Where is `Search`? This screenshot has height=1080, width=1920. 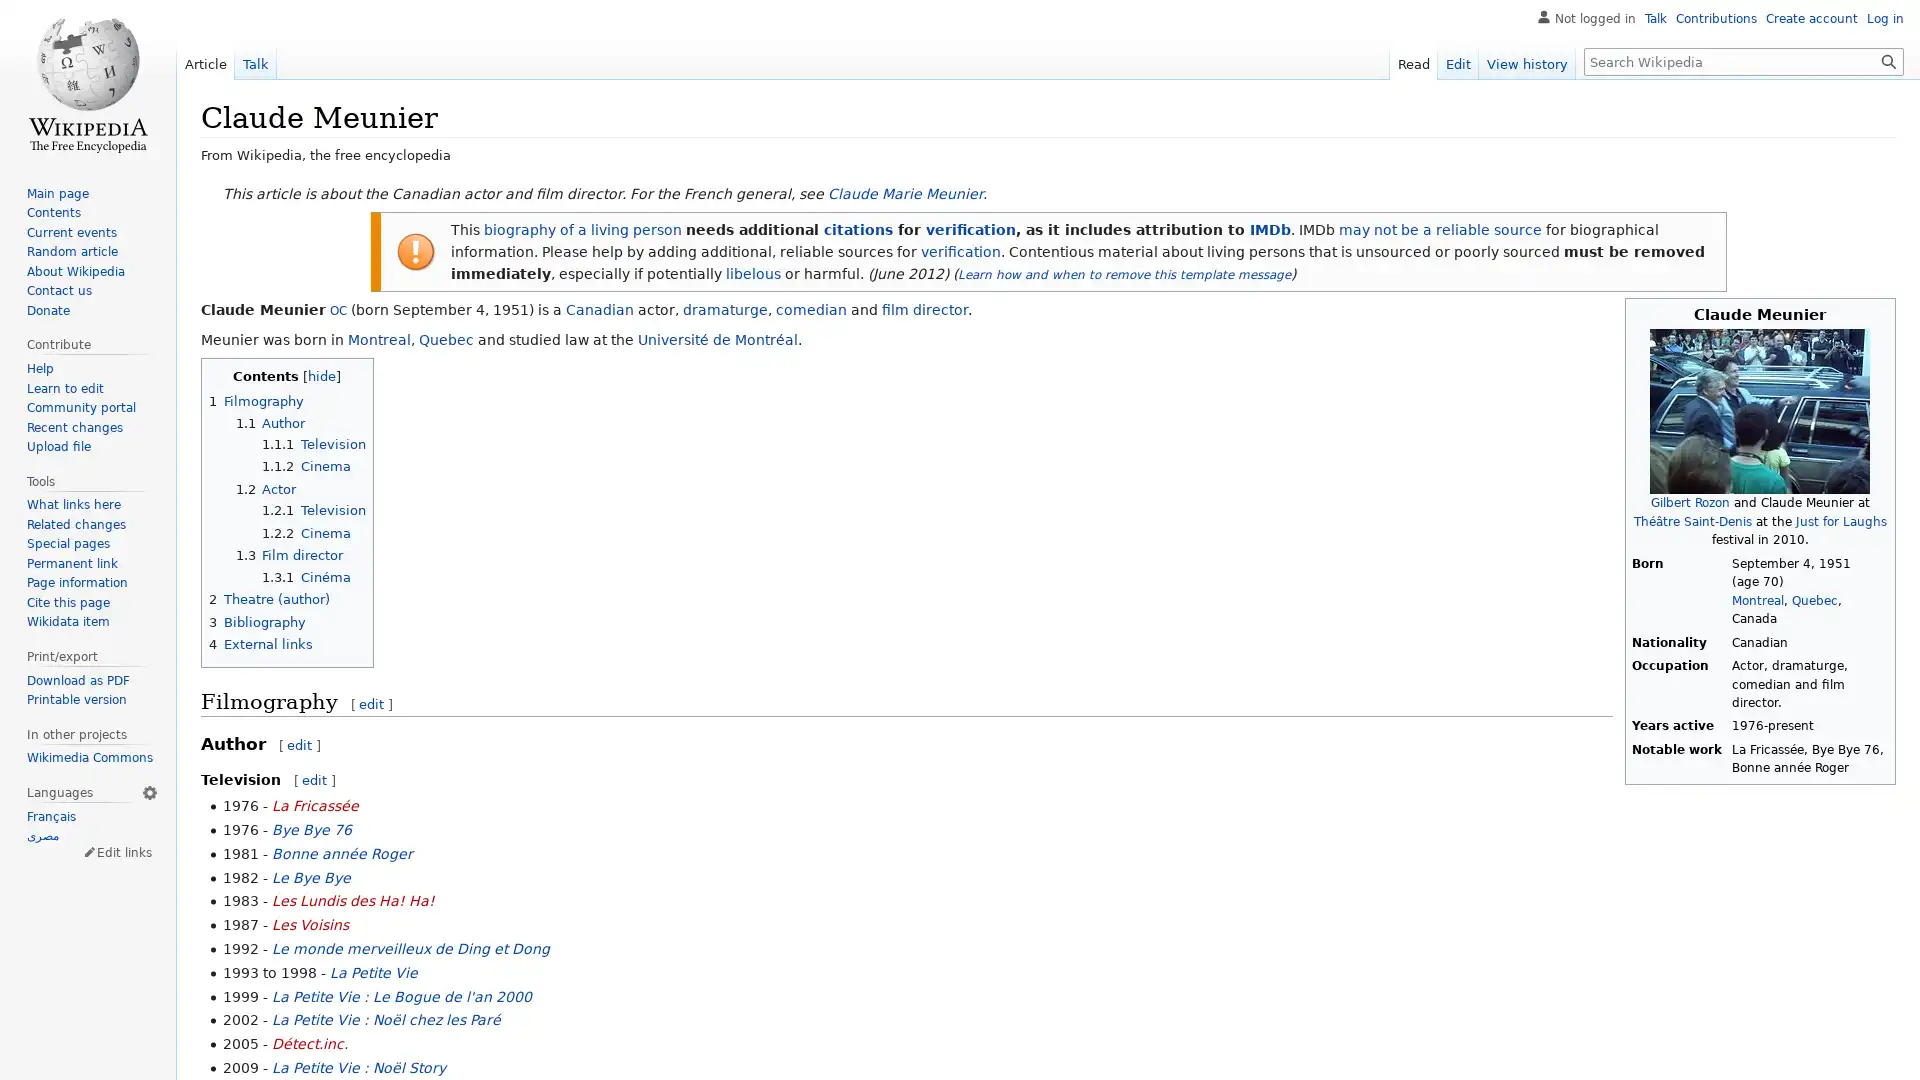
Search is located at coordinates (1888, 60).